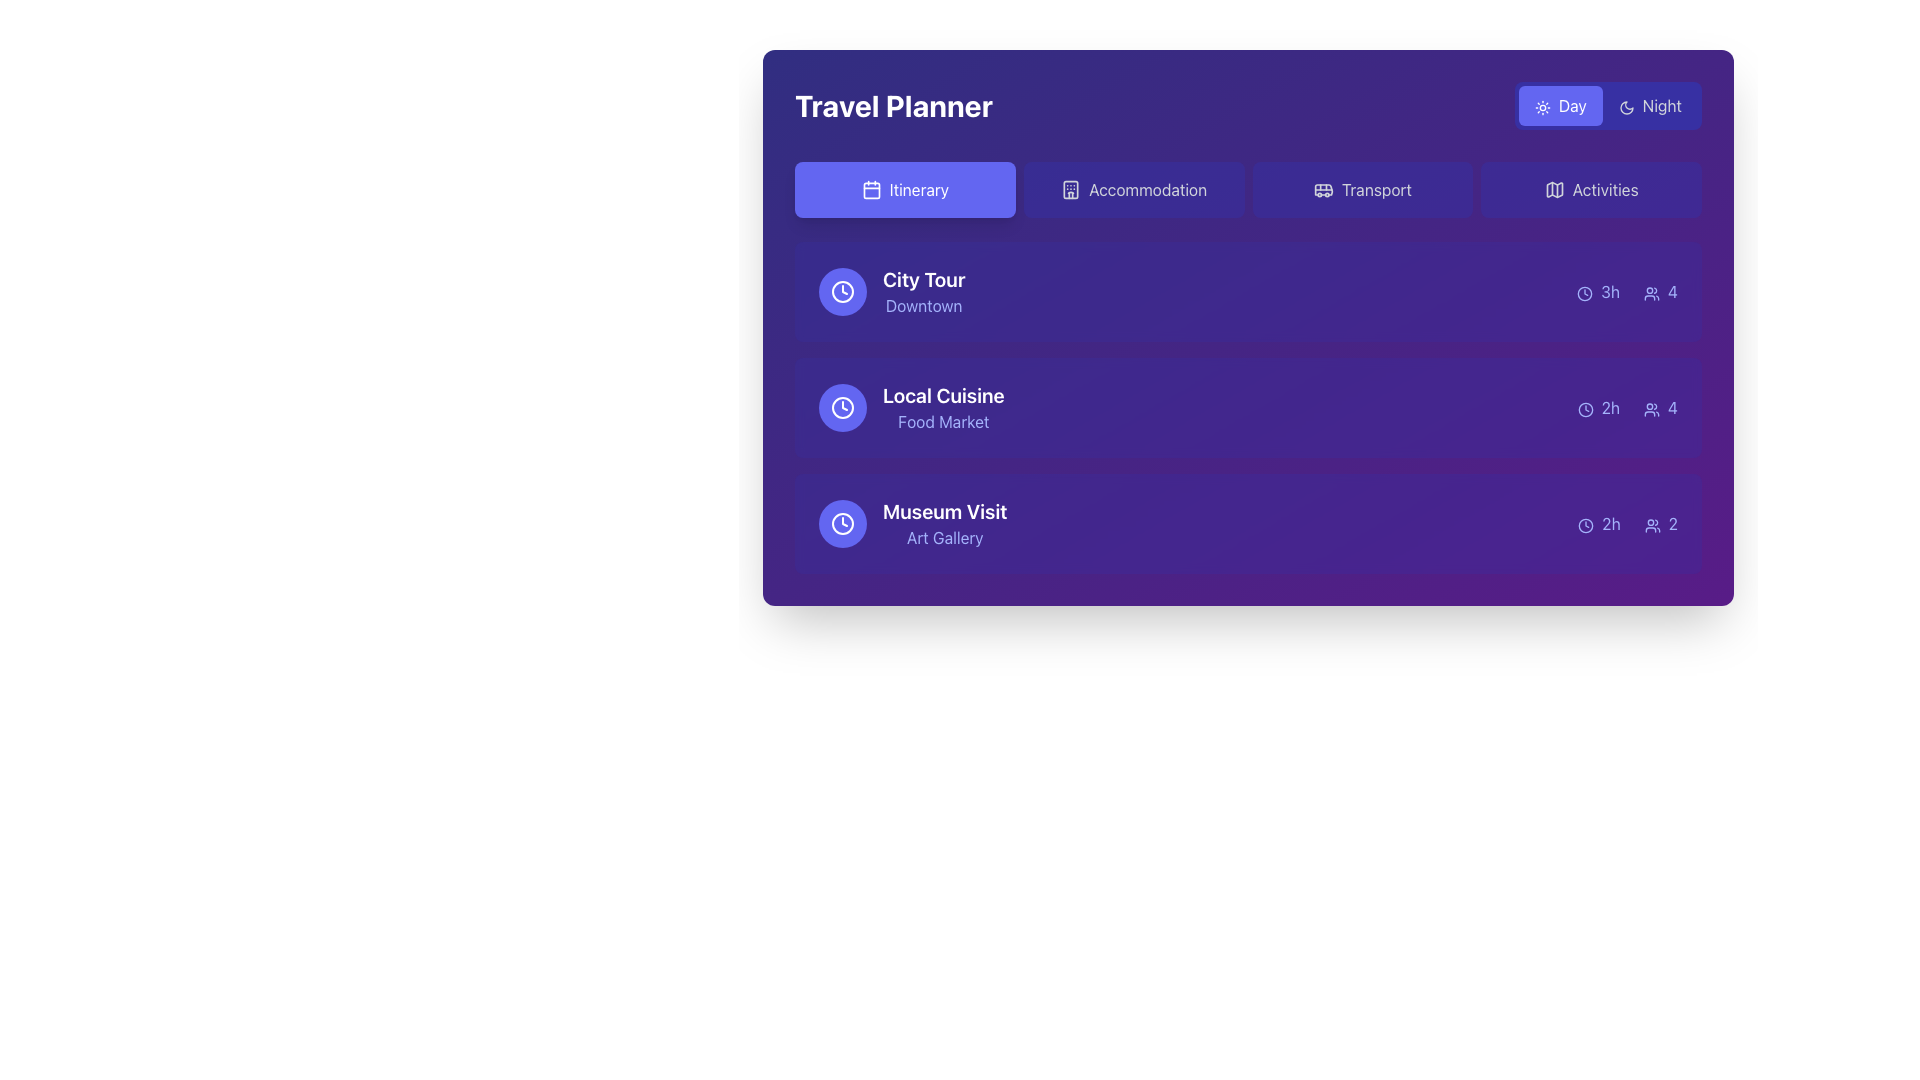 The height and width of the screenshot is (1080, 1920). What do you see at coordinates (1598, 523) in the screenshot?
I see `the text and clock icon label displaying '2h' with a light indigo color, located at the bottom-right corner of the 'Museum Visit' section` at bounding box center [1598, 523].